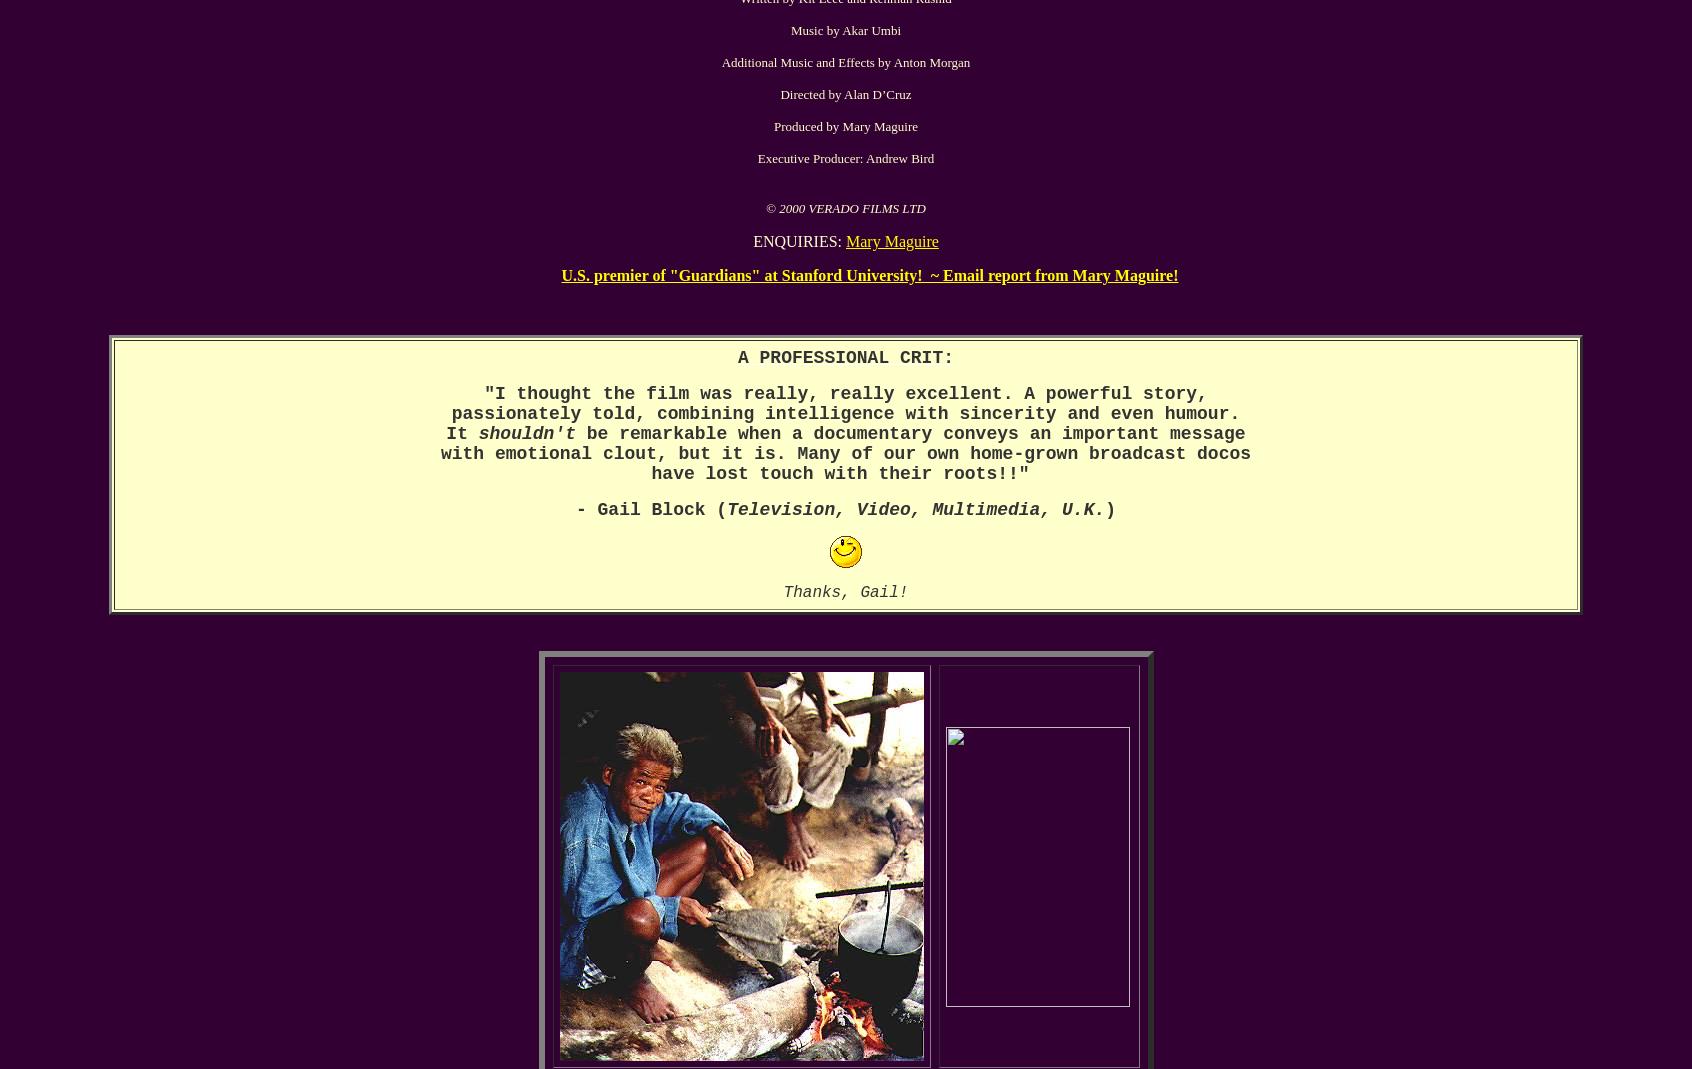 The image size is (1692, 1069). Describe the element at coordinates (449, 414) in the screenshot. I see `'passionately
told, combining intelligence with sincerity and even humour.'` at that location.